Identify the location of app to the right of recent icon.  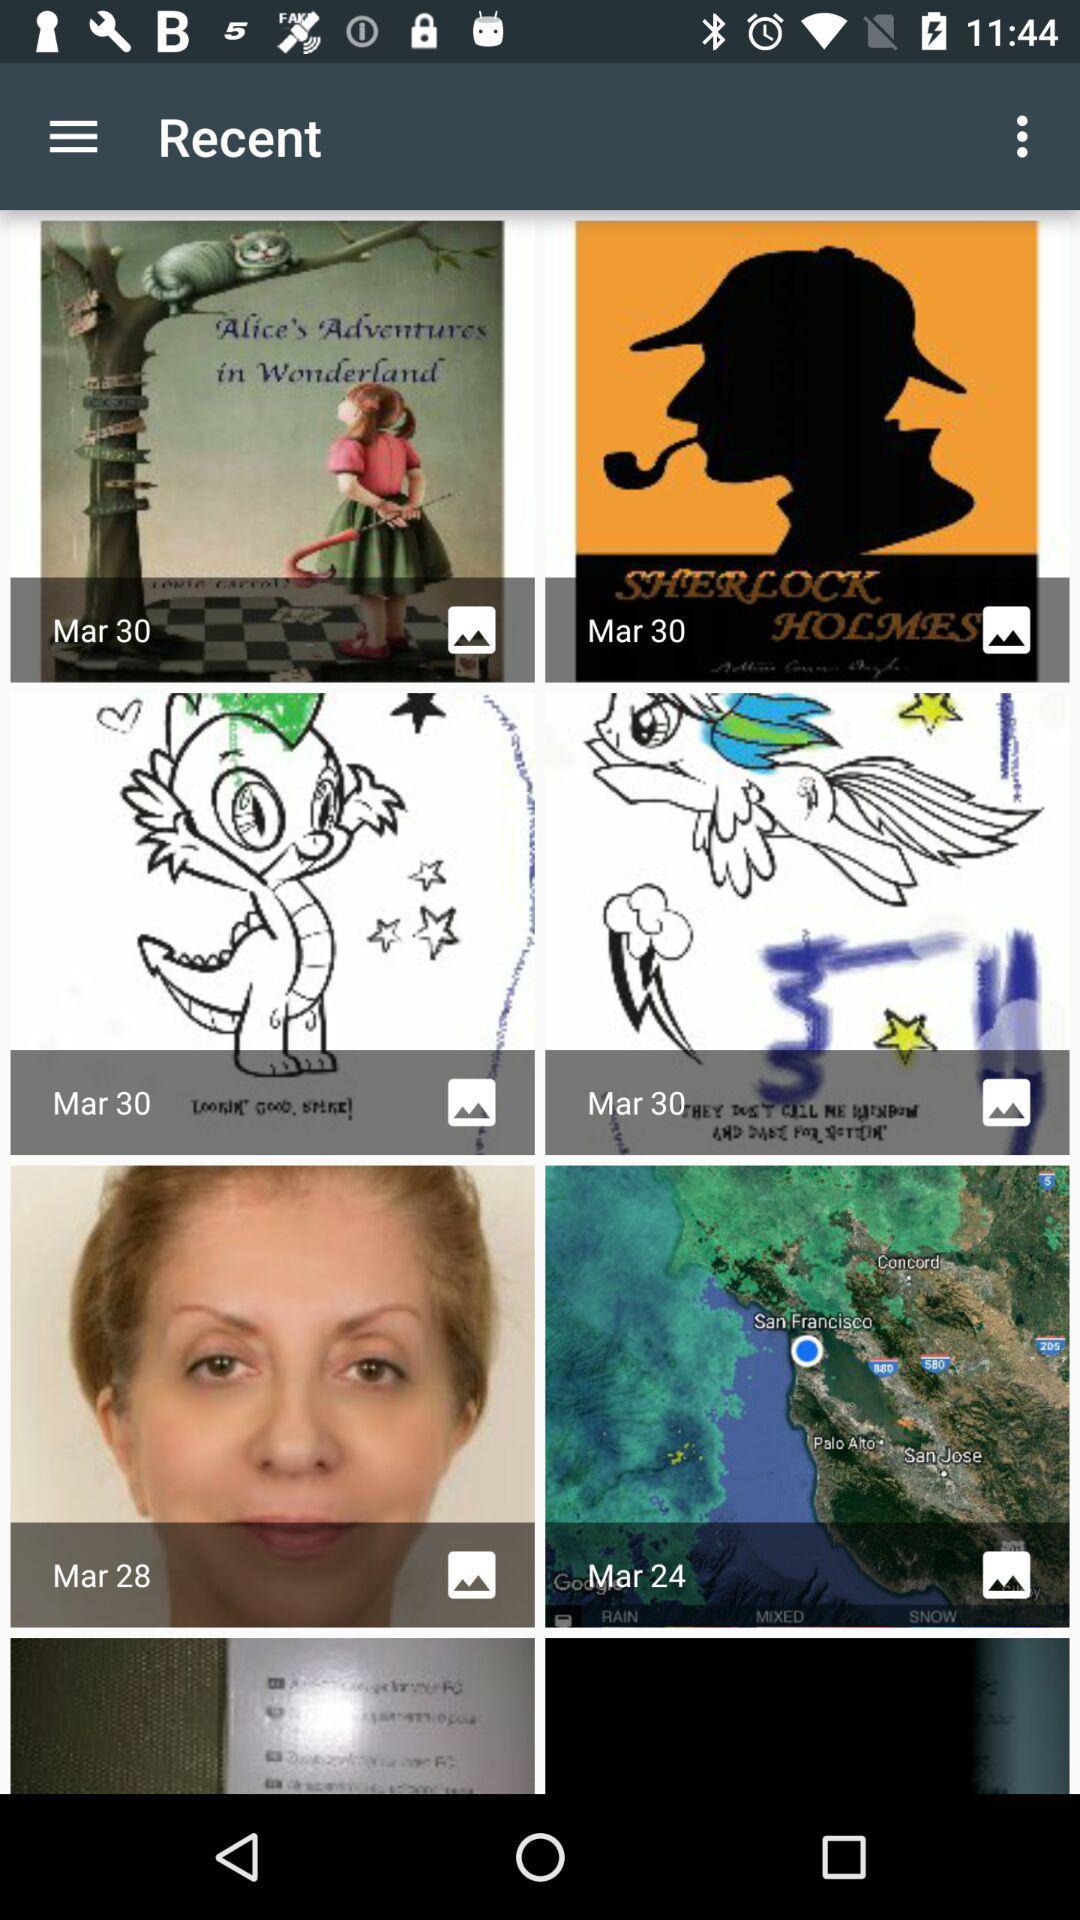
(1027, 135).